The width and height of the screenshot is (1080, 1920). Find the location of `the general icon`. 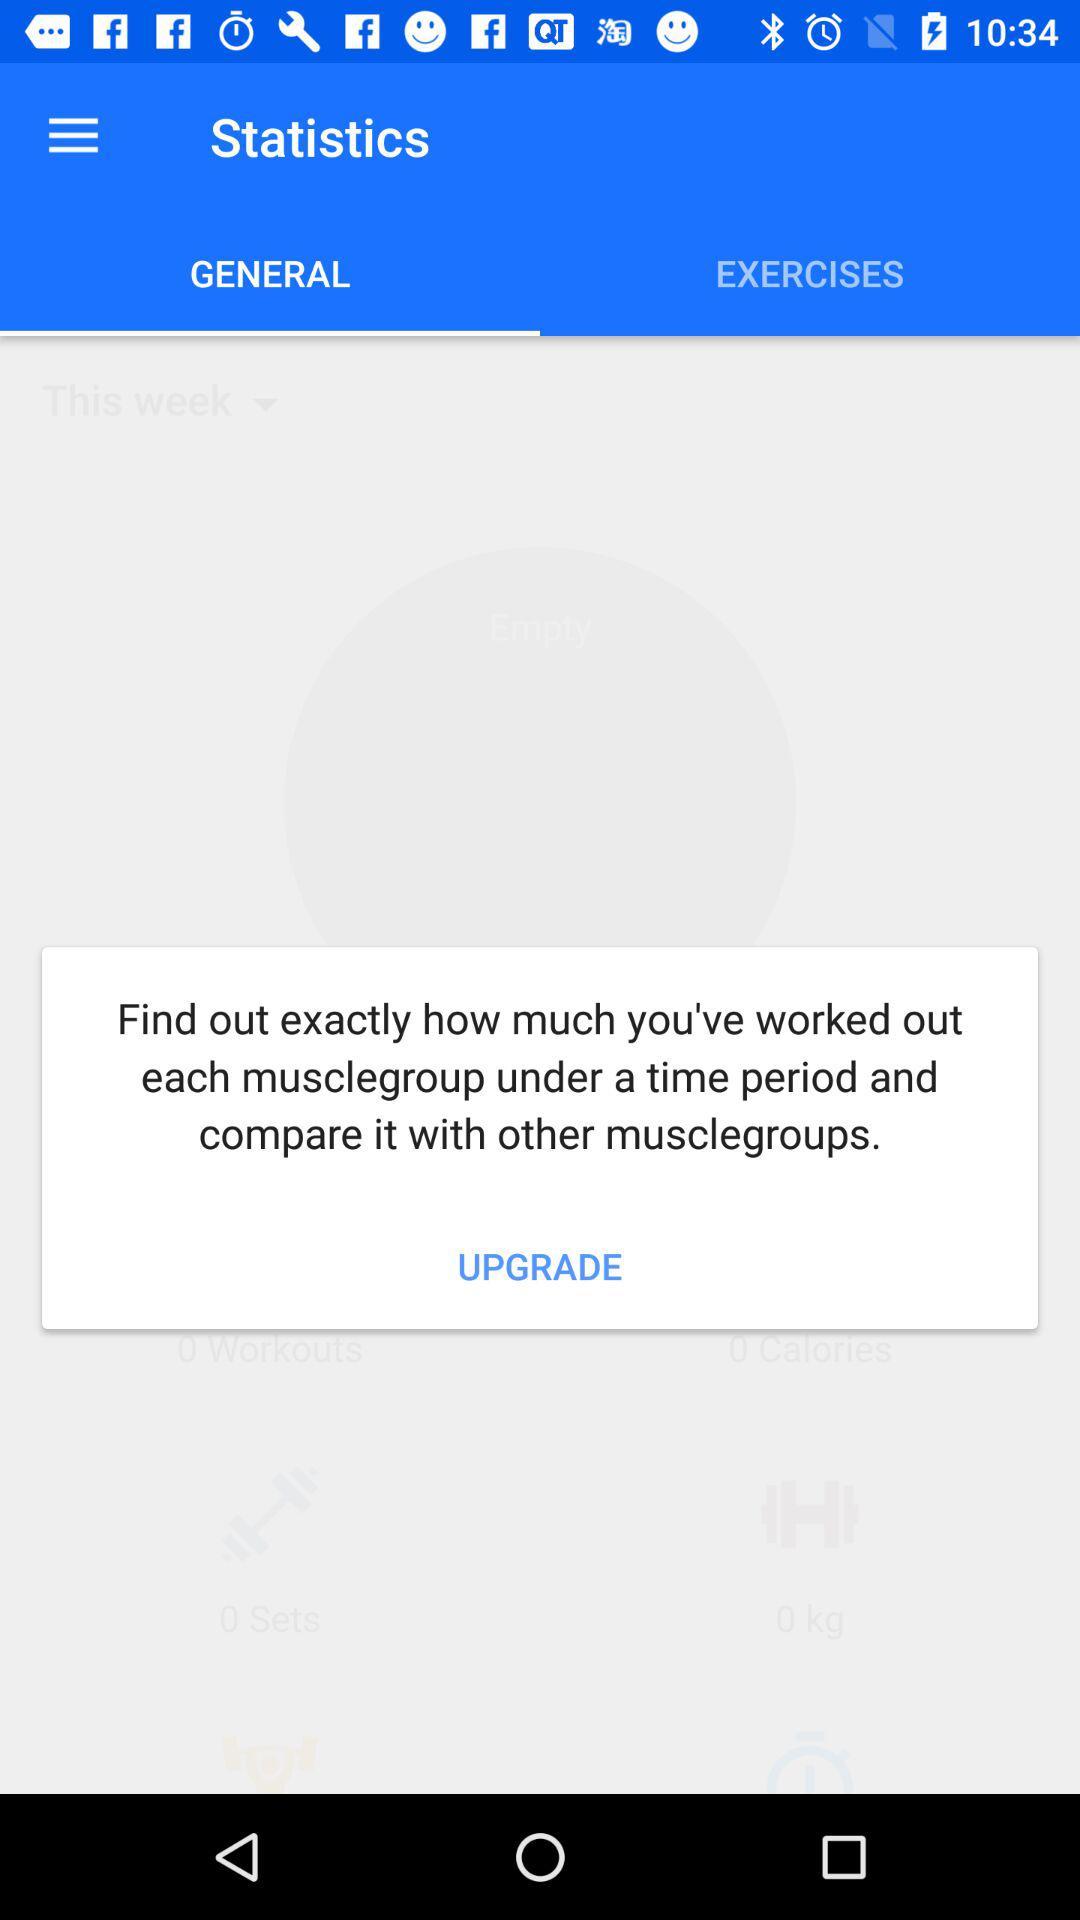

the general icon is located at coordinates (270, 272).